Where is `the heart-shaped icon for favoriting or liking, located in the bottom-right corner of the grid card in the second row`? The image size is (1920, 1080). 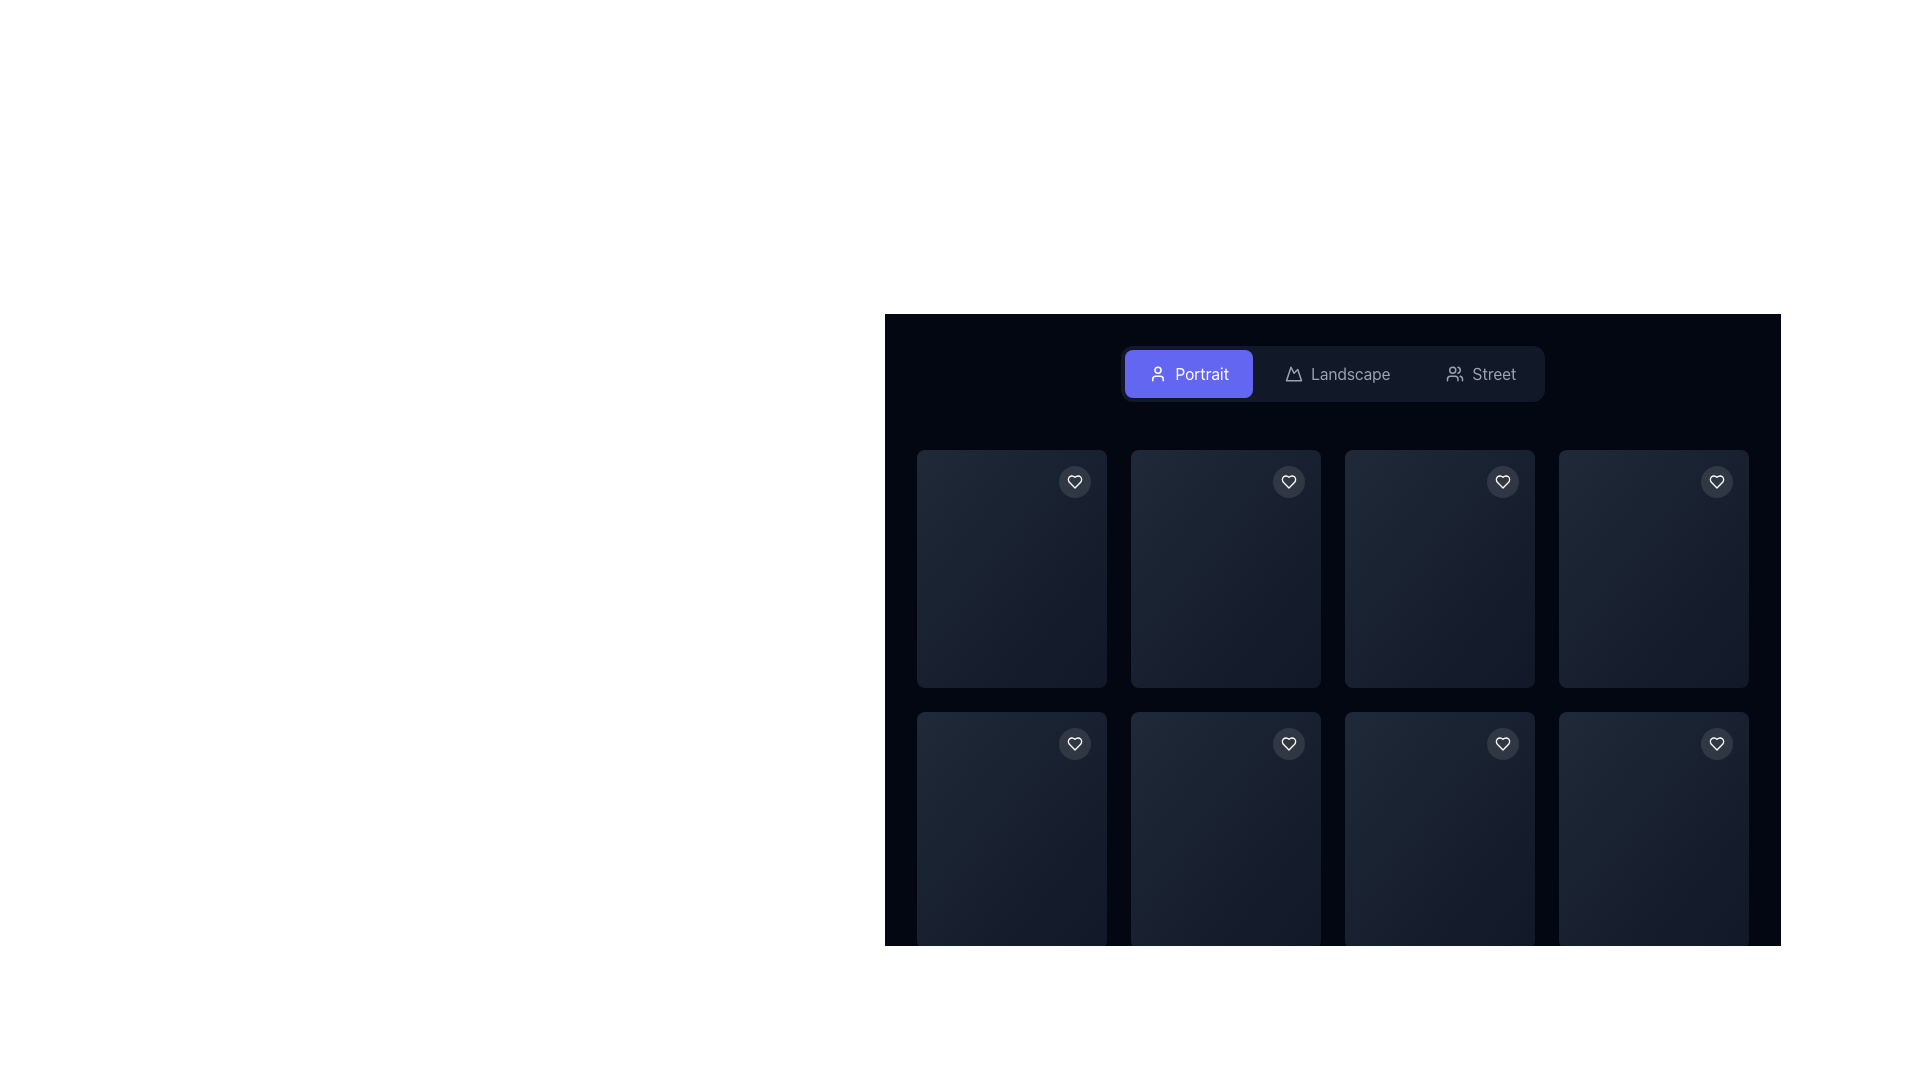 the heart-shaped icon for favoriting or liking, located in the bottom-right corner of the grid card in the second row is located at coordinates (1502, 743).